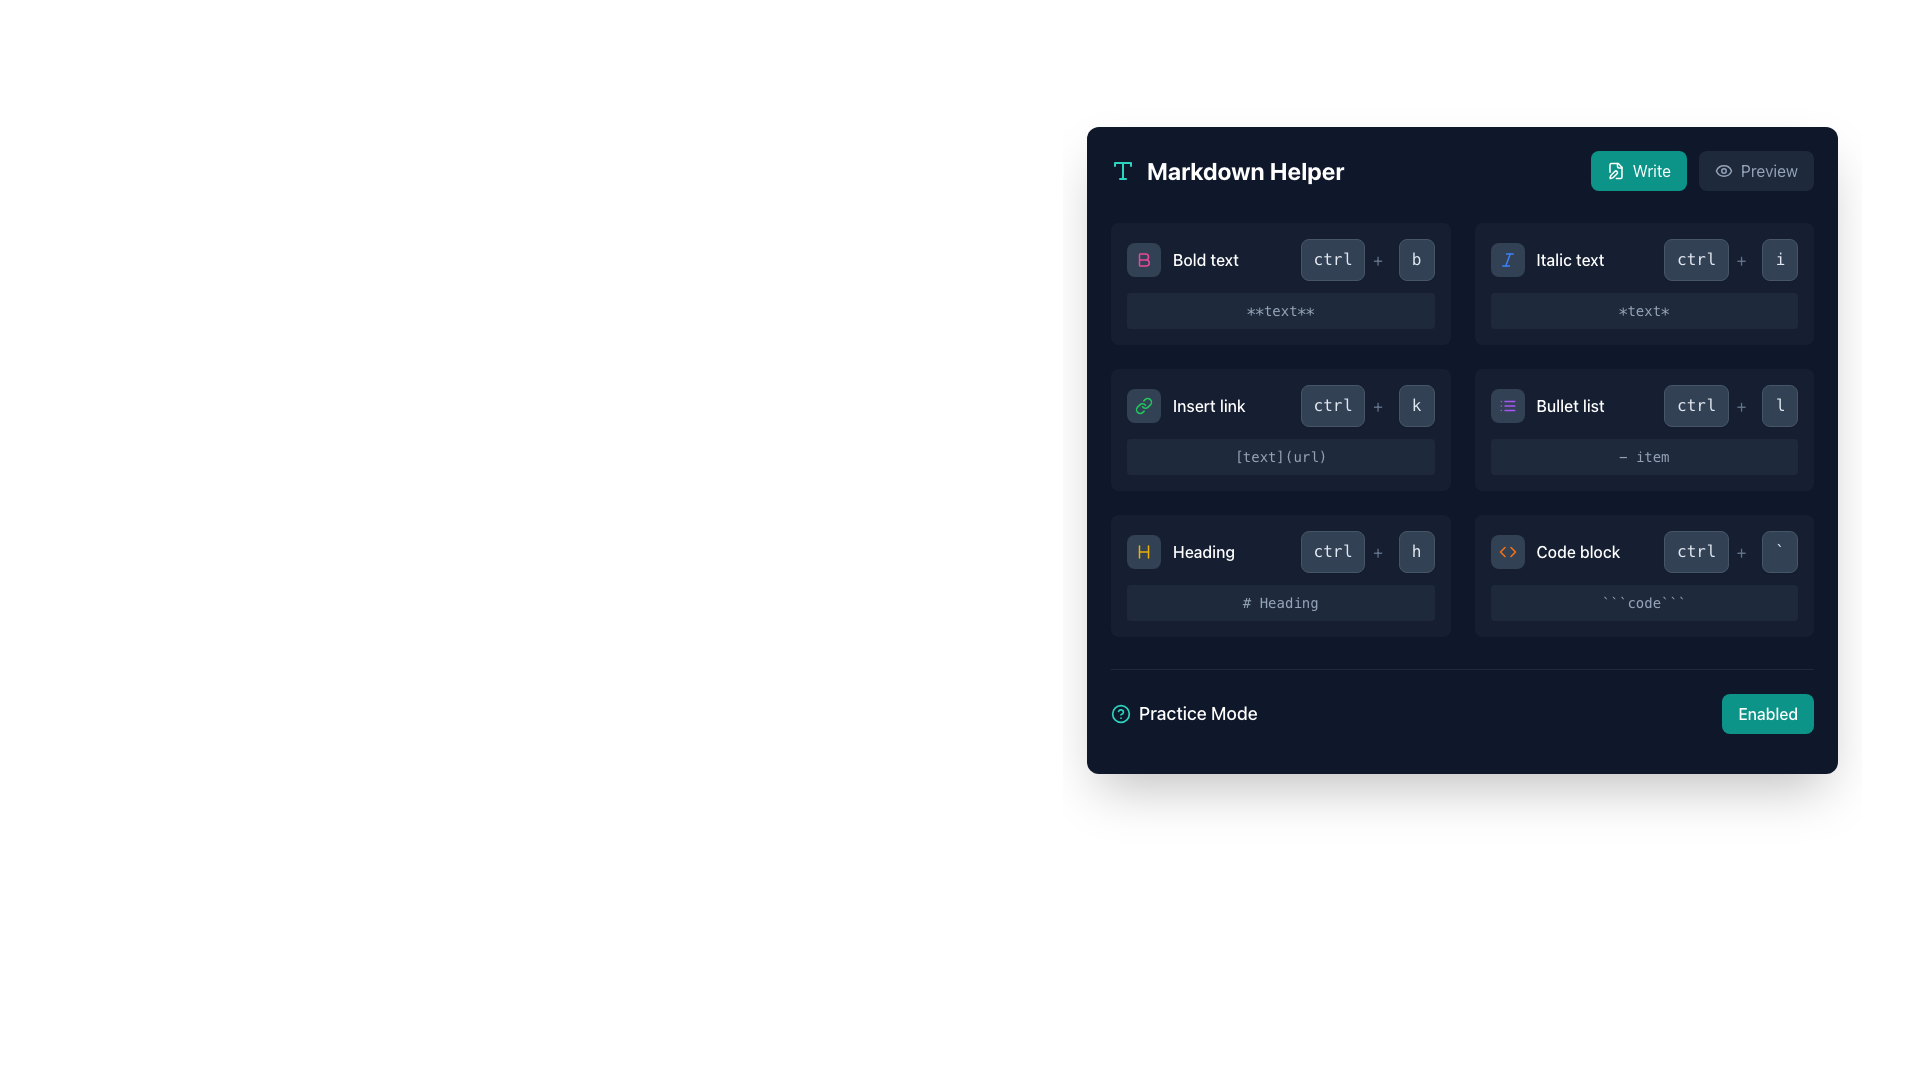  I want to click on the static label that displays an example of Markdown syntax for creating a heading located at the bottom of the 'Heading' block in the Markdown Helper interface, so click(1280, 601).